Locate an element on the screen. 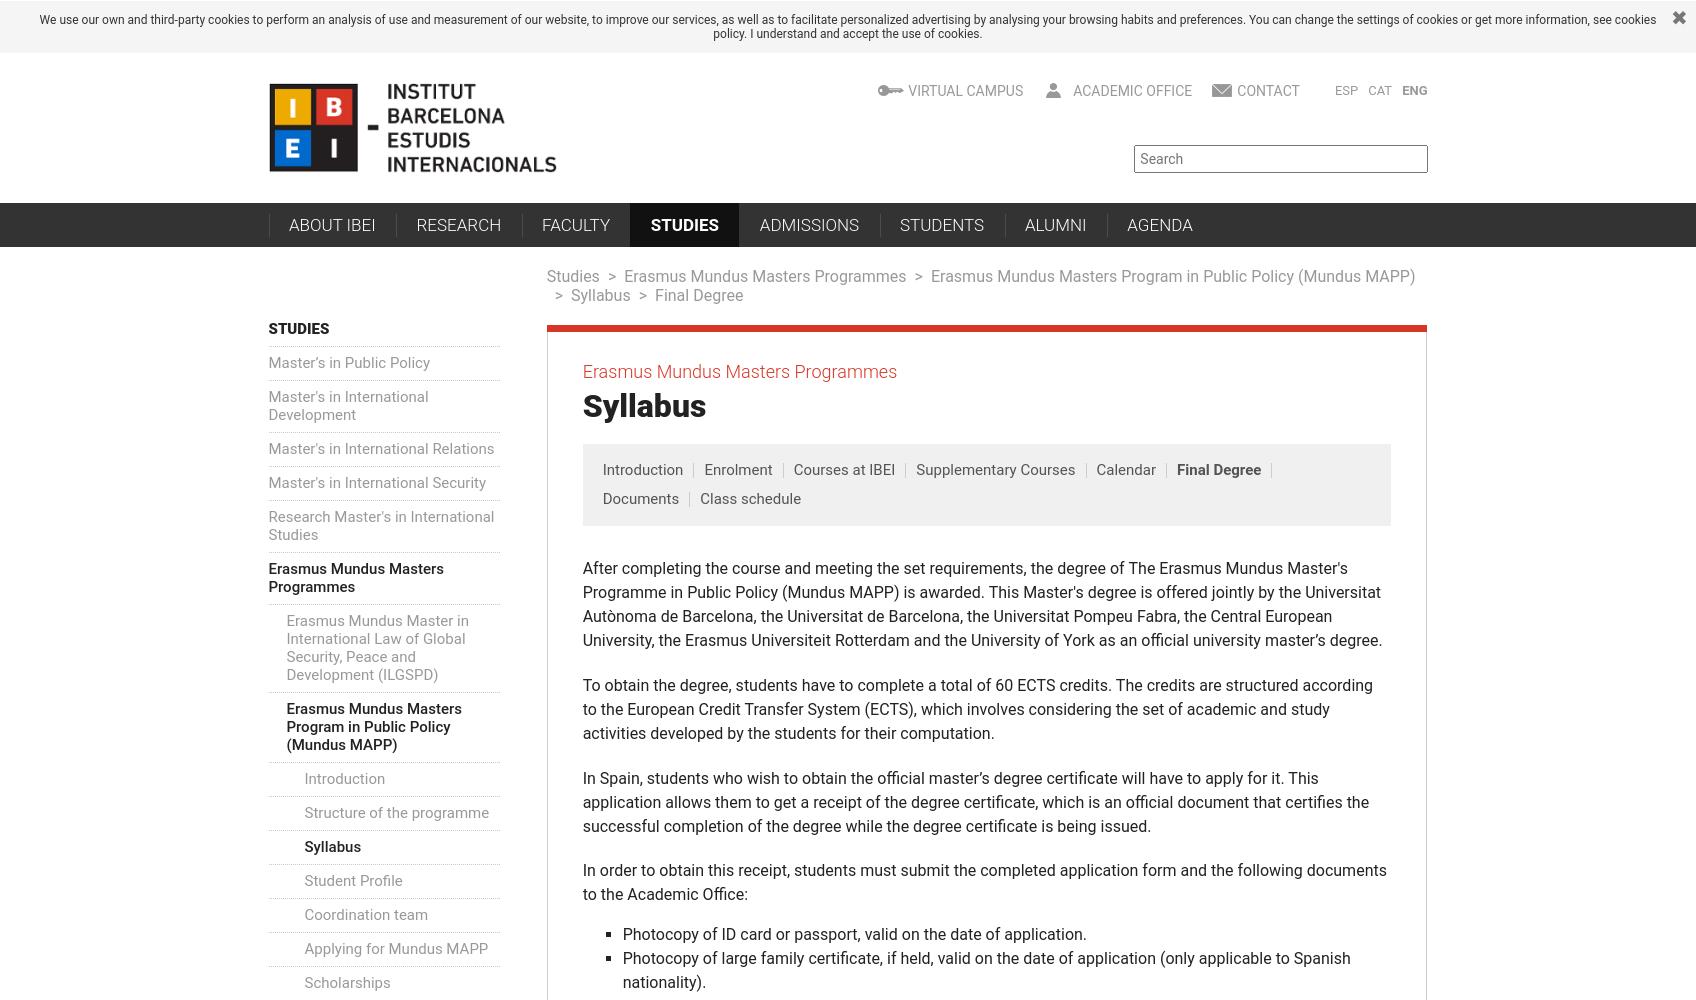  'Documents' is located at coordinates (602, 497).